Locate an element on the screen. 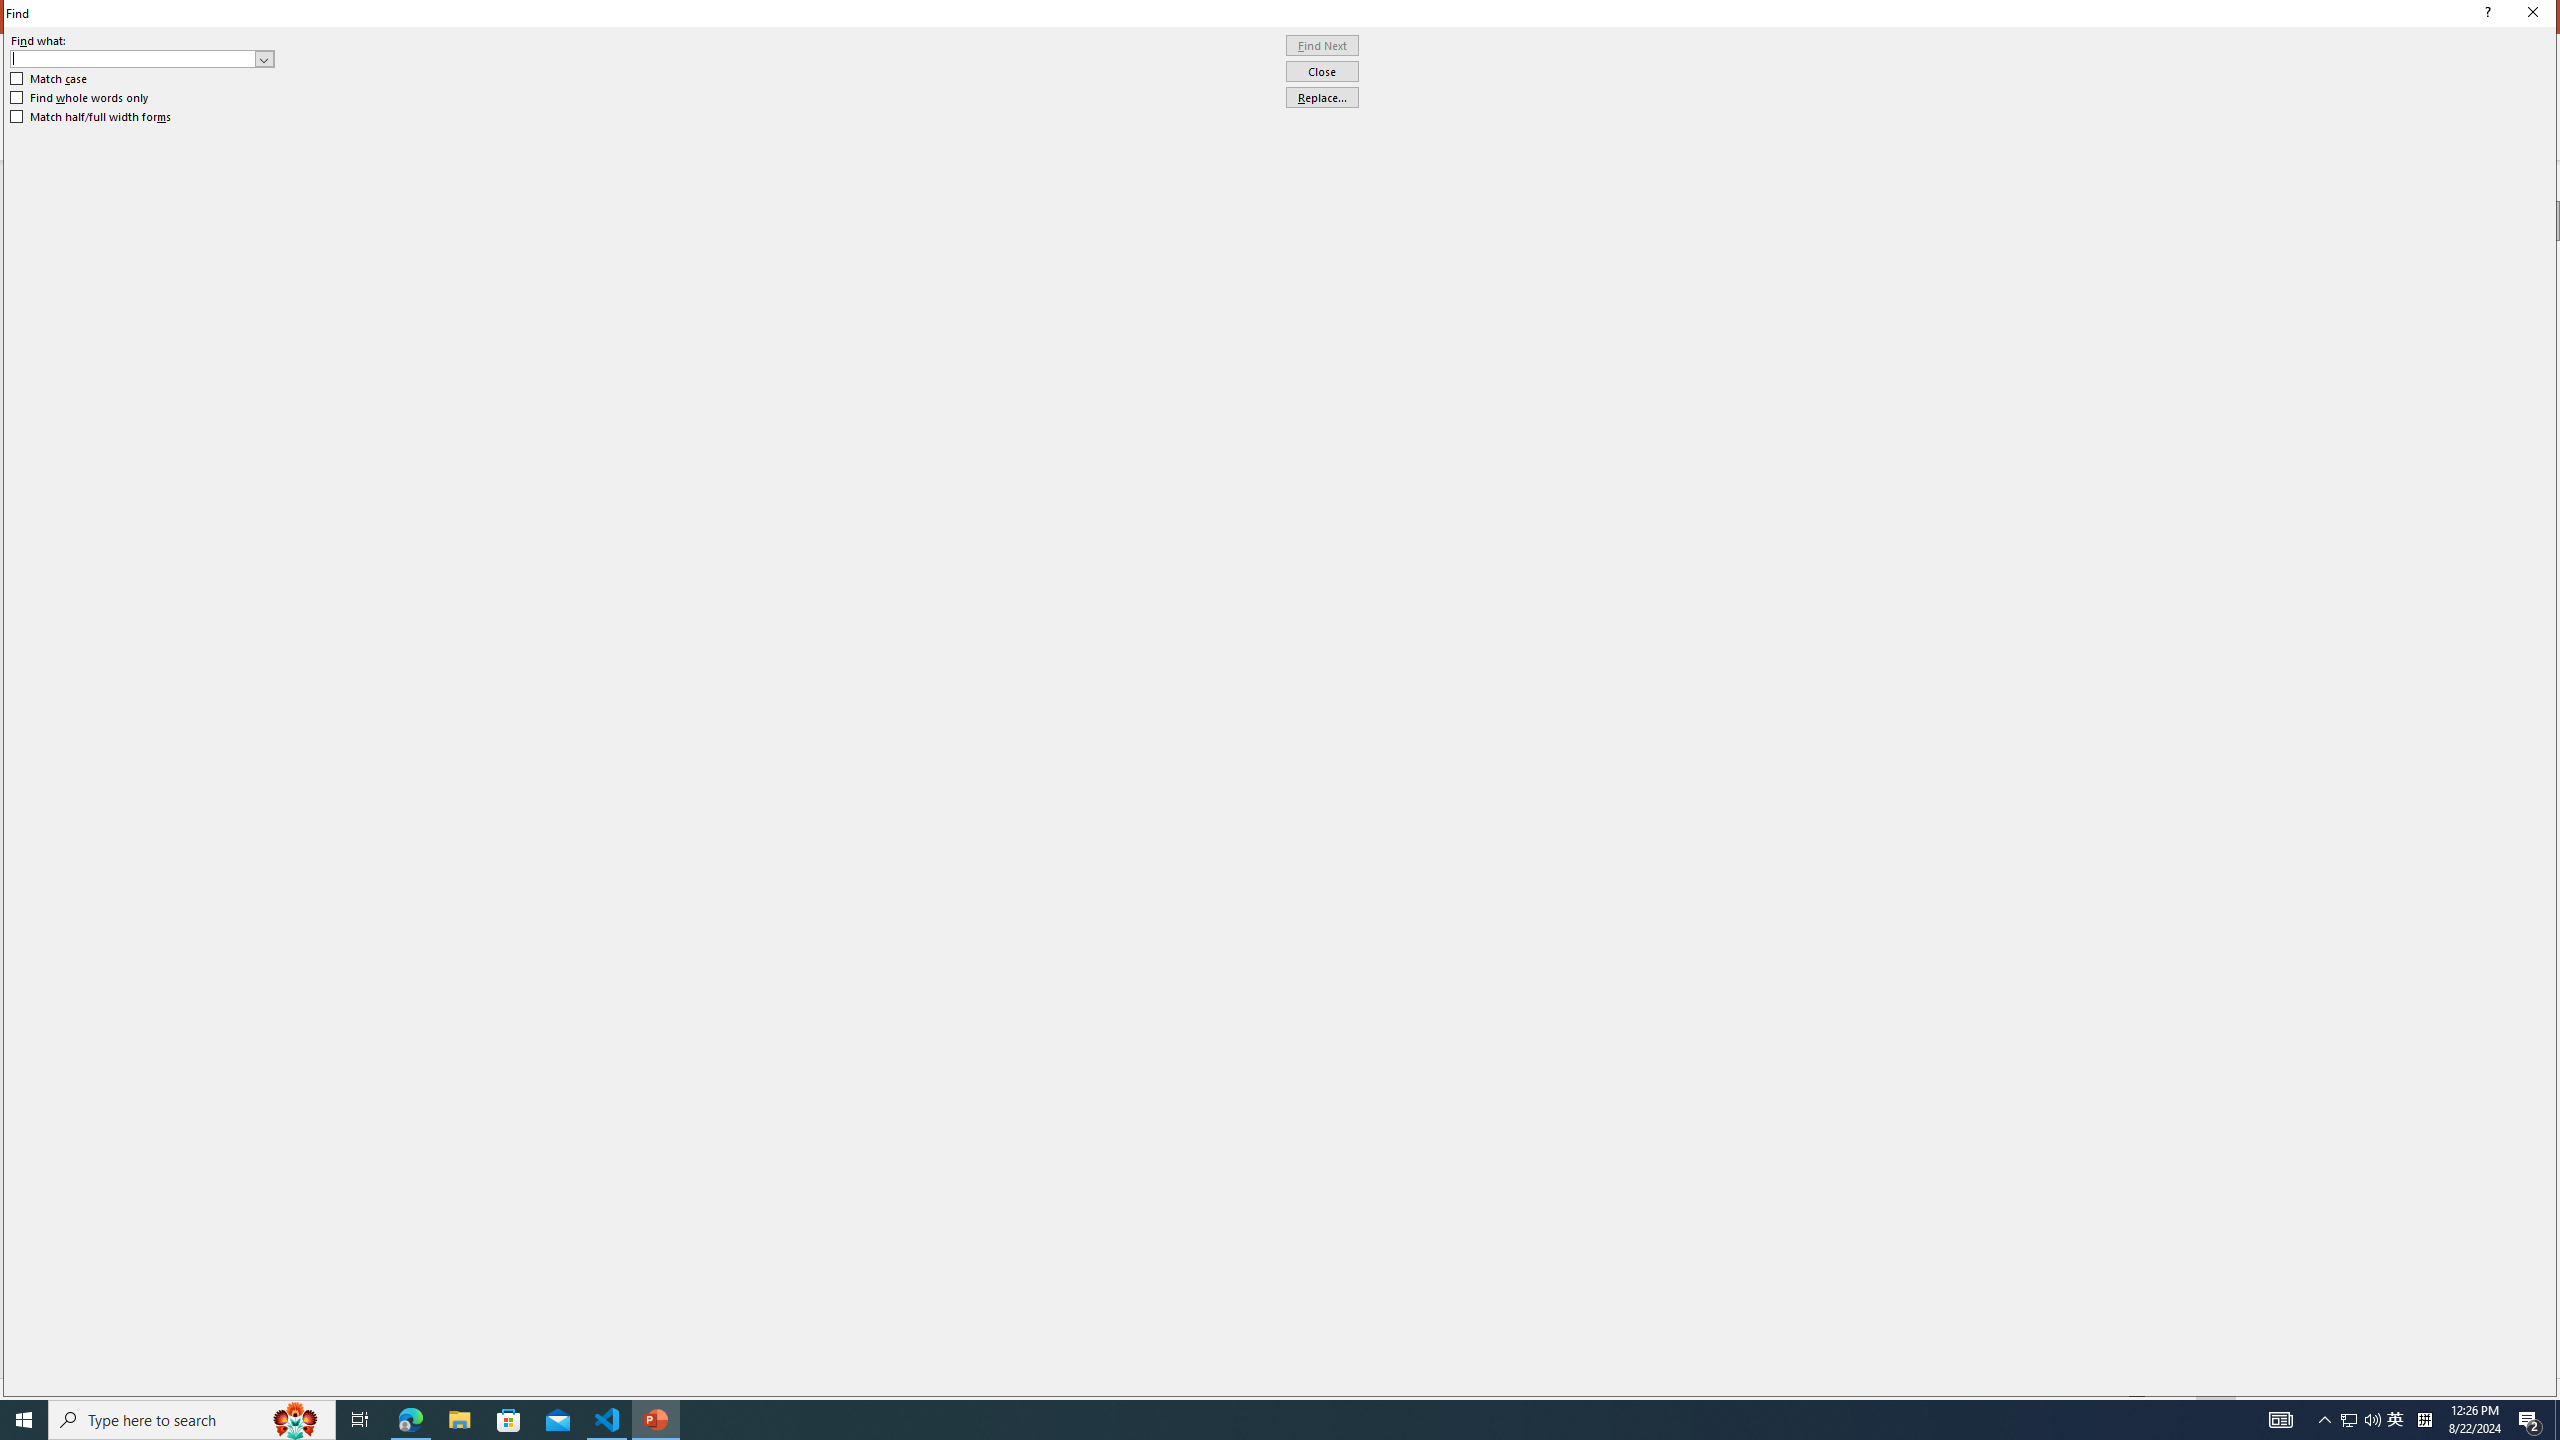  'Match half/full width forms' is located at coordinates (91, 116).